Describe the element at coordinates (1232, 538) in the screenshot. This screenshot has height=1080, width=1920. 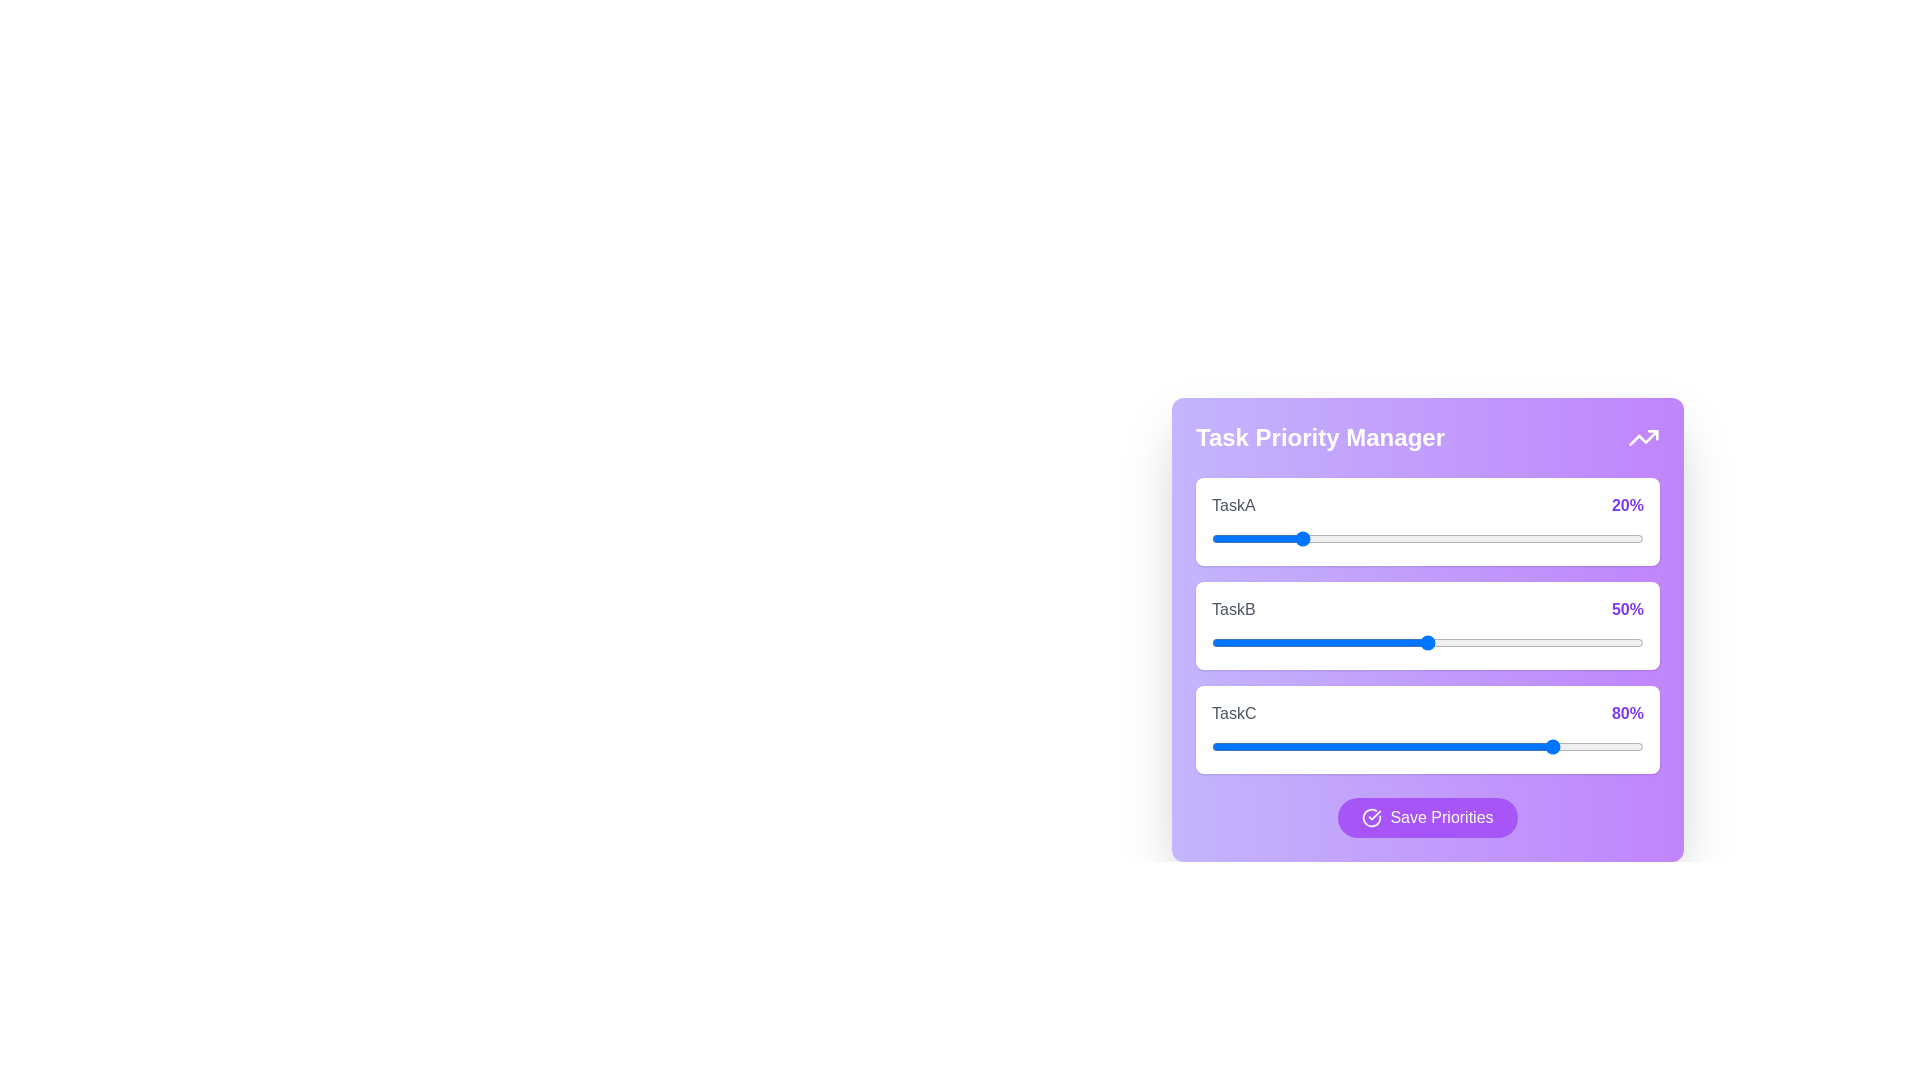
I see `the priority of 0 to 5% using the slider` at that location.